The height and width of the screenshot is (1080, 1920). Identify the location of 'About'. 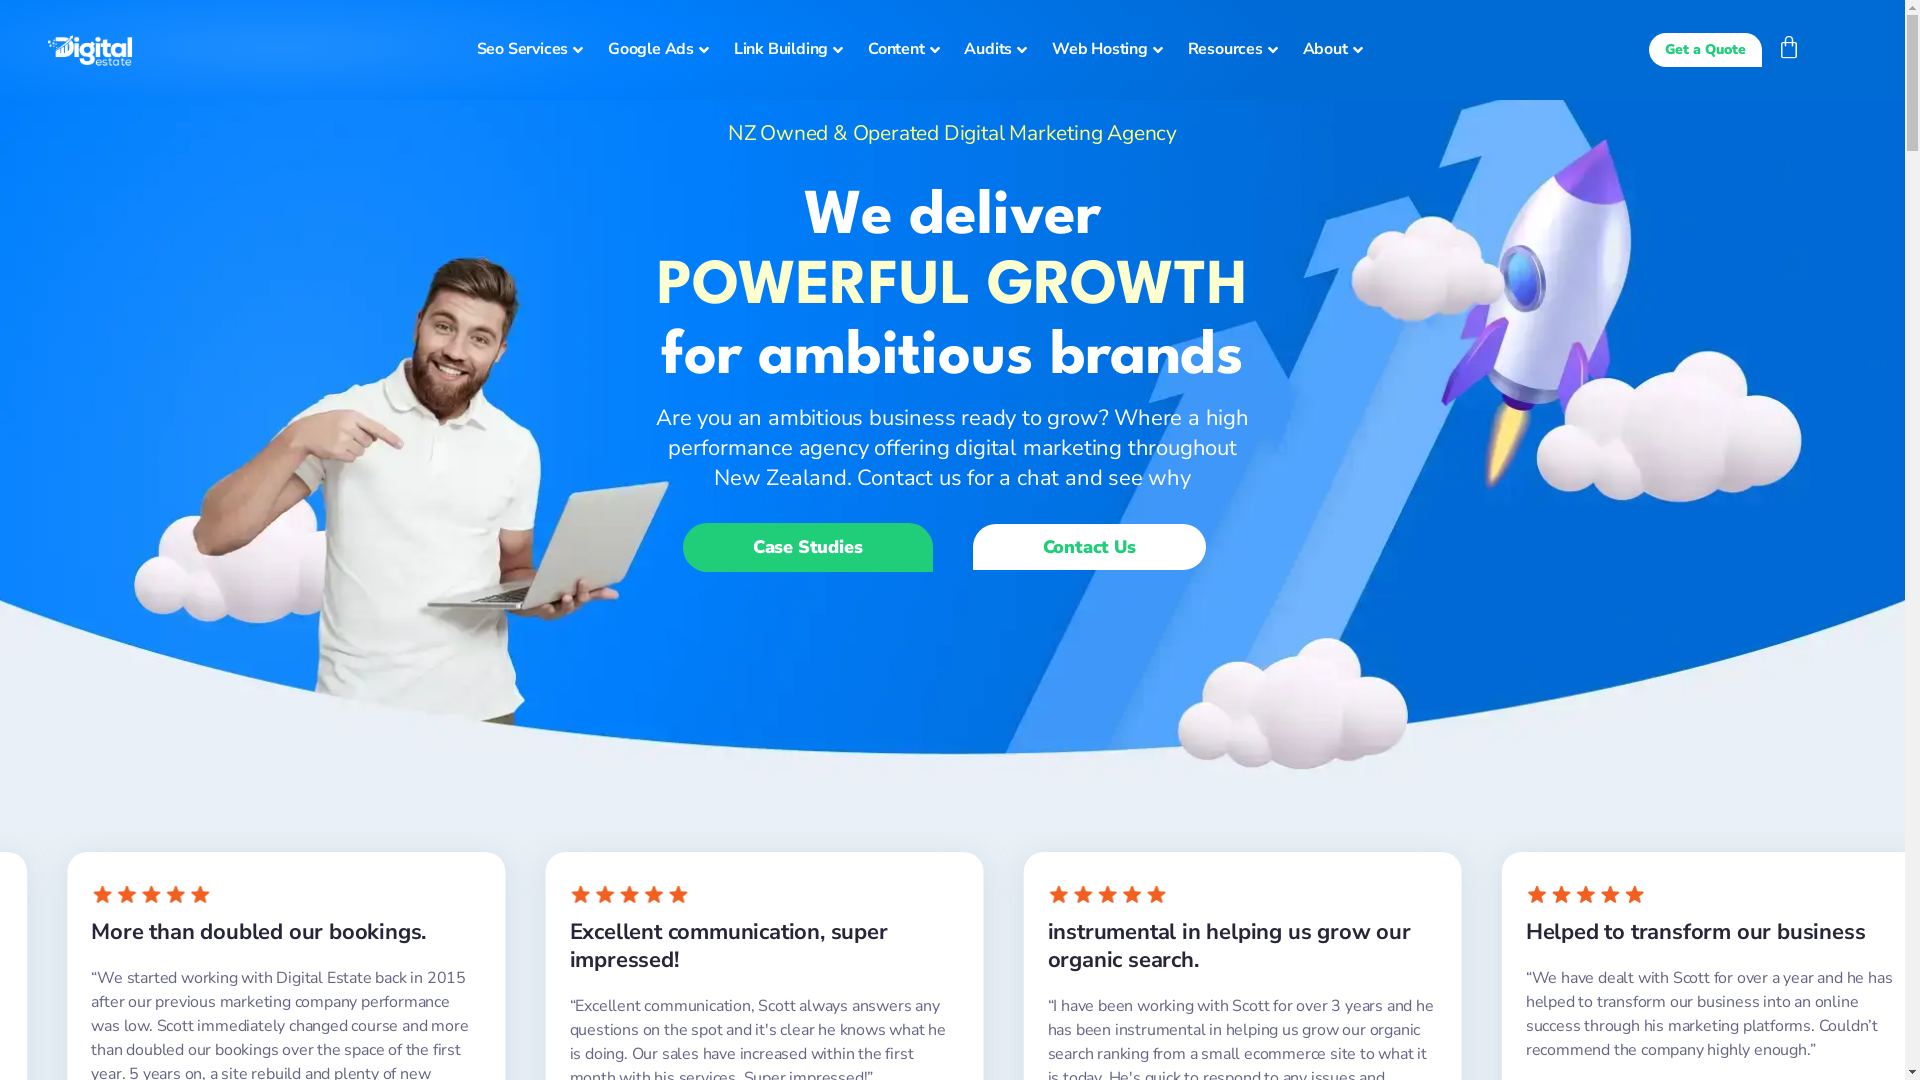
(1335, 49).